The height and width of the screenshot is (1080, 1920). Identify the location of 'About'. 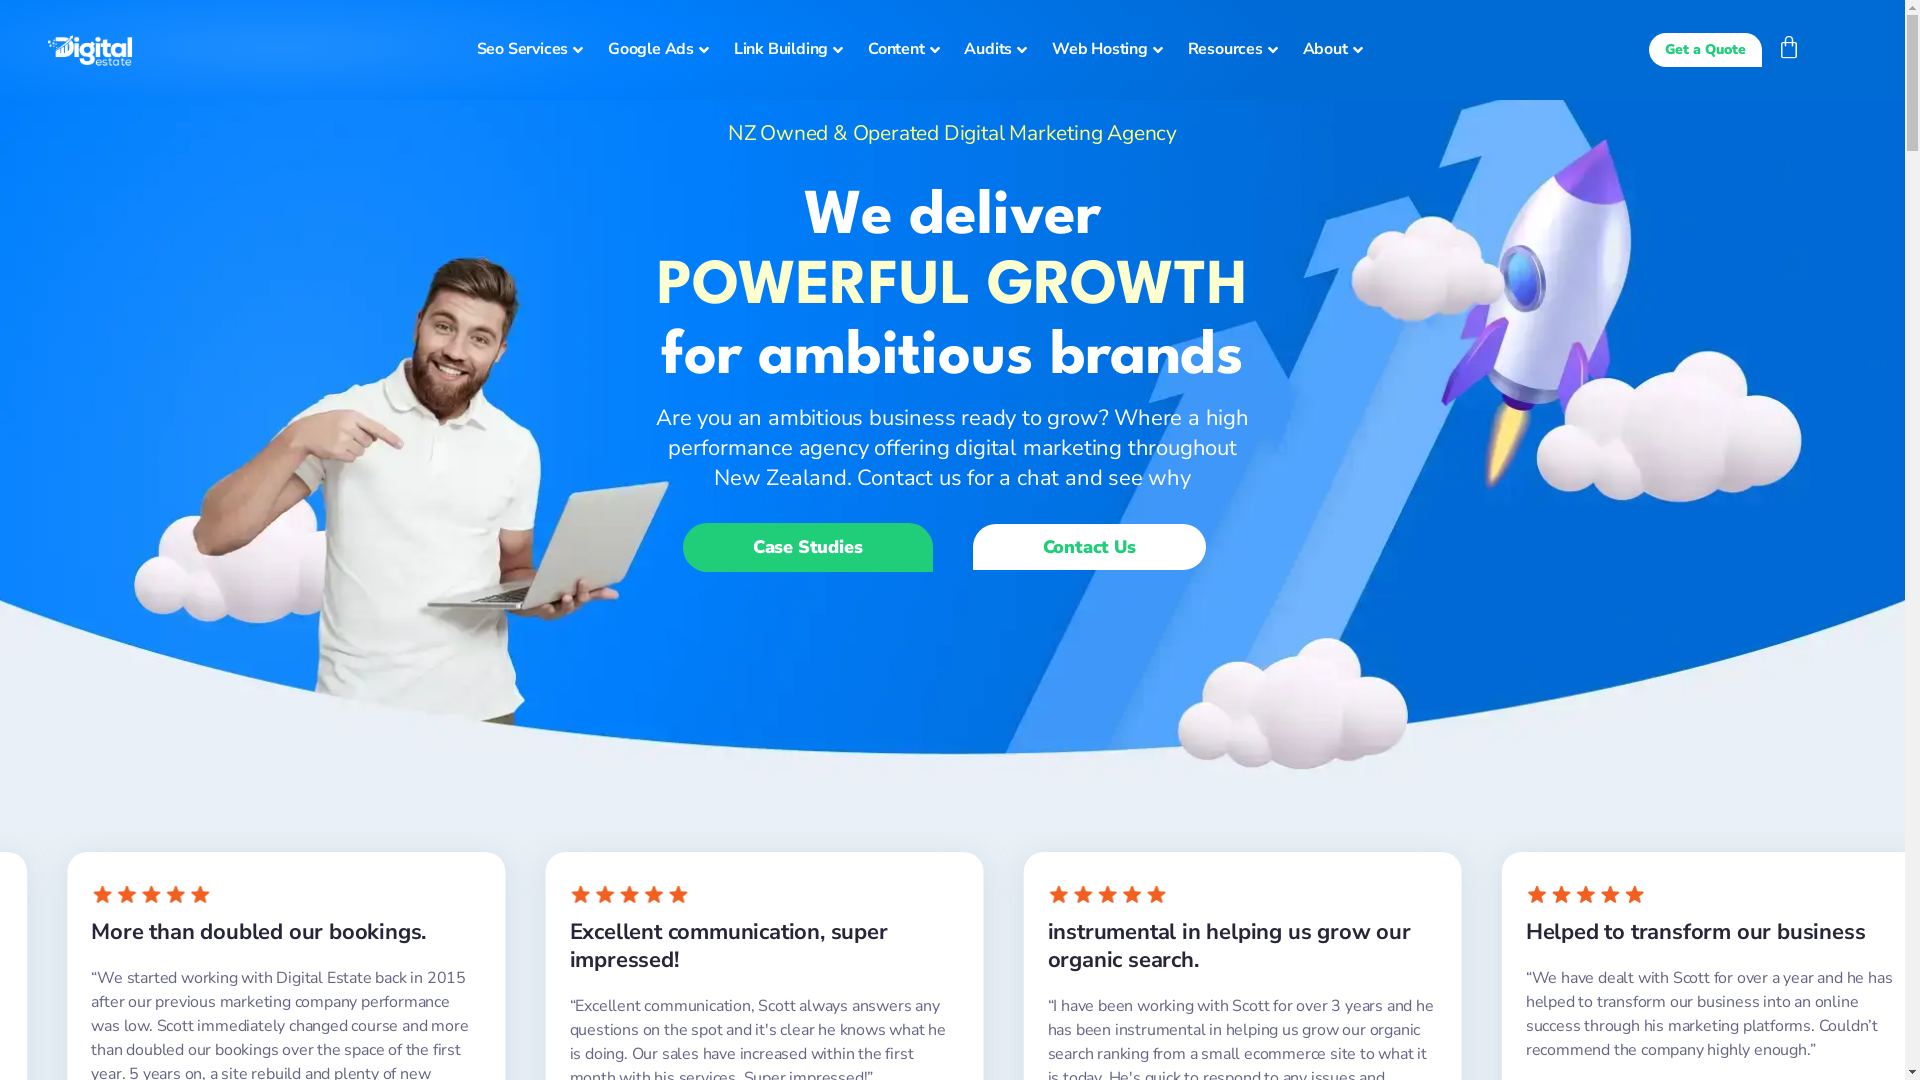
(1335, 49).